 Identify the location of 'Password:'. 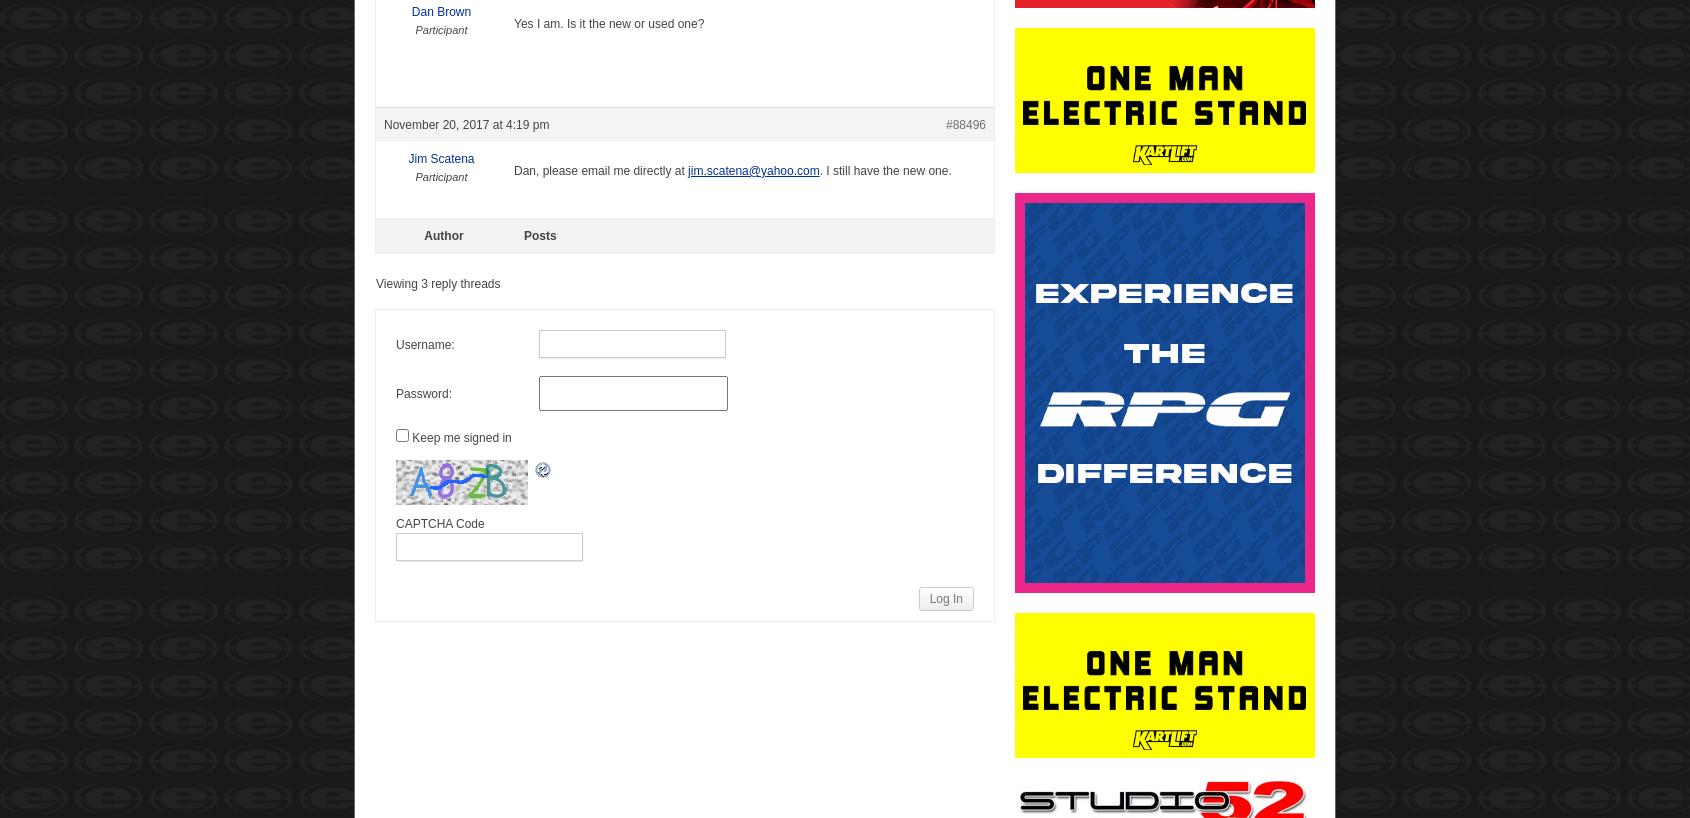
(424, 392).